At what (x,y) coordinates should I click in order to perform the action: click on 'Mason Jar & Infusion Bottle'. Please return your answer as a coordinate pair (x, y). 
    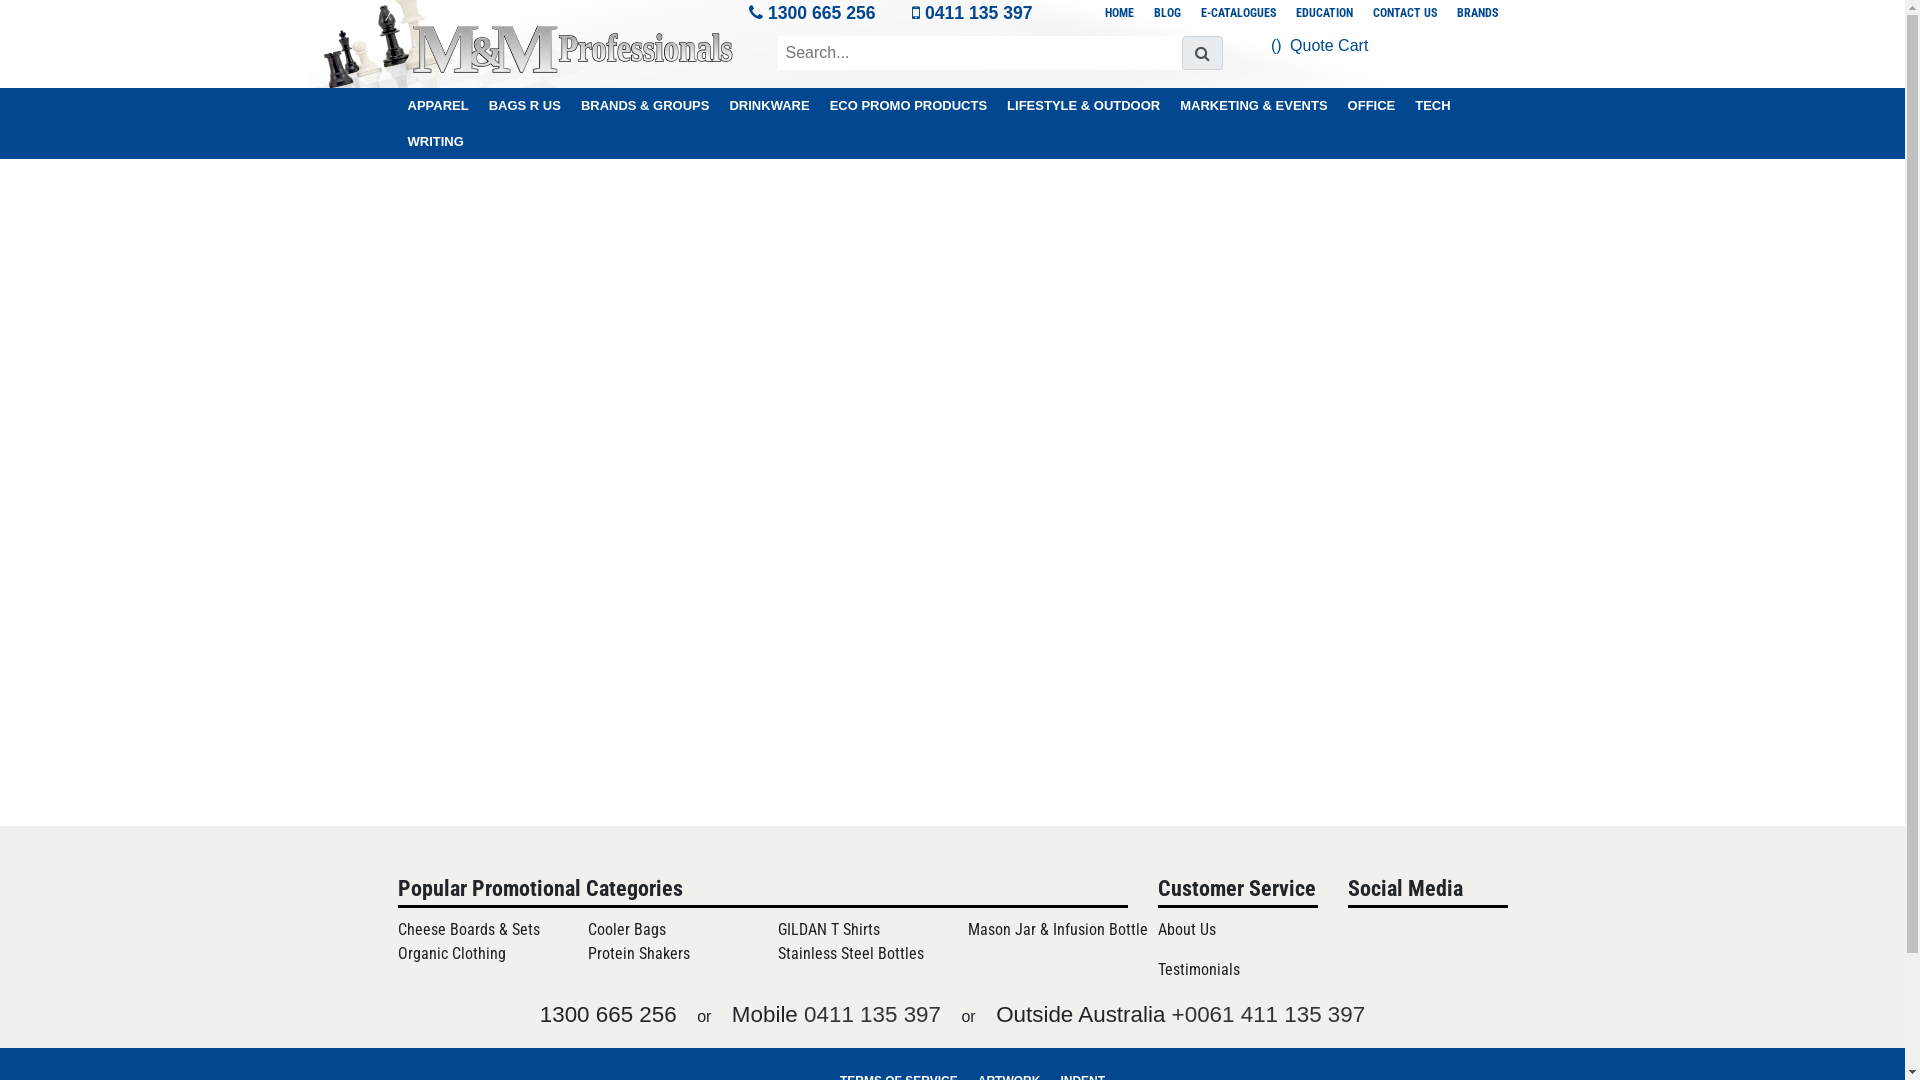
    Looking at the image, I should click on (1056, 929).